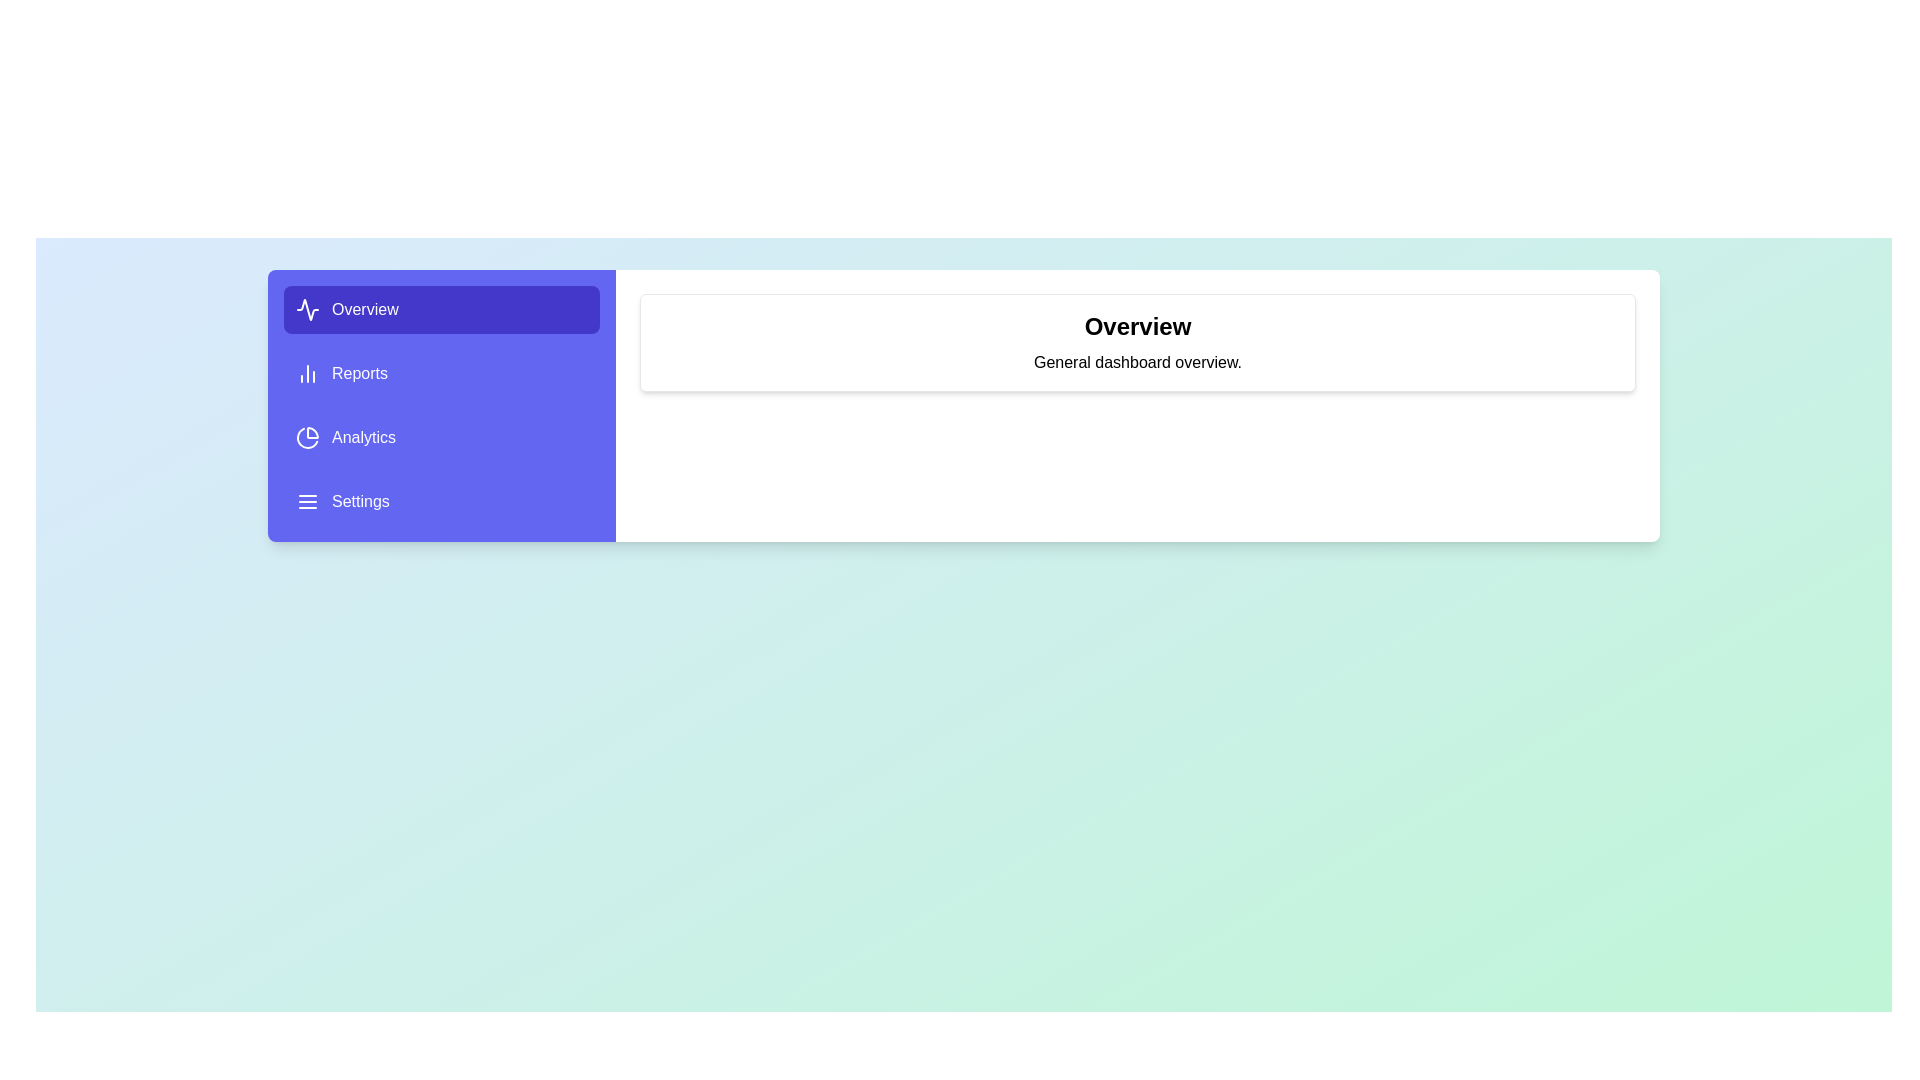  What do you see at coordinates (440, 437) in the screenshot?
I see `the menu item labeled Analytics` at bounding box center [440, 437].